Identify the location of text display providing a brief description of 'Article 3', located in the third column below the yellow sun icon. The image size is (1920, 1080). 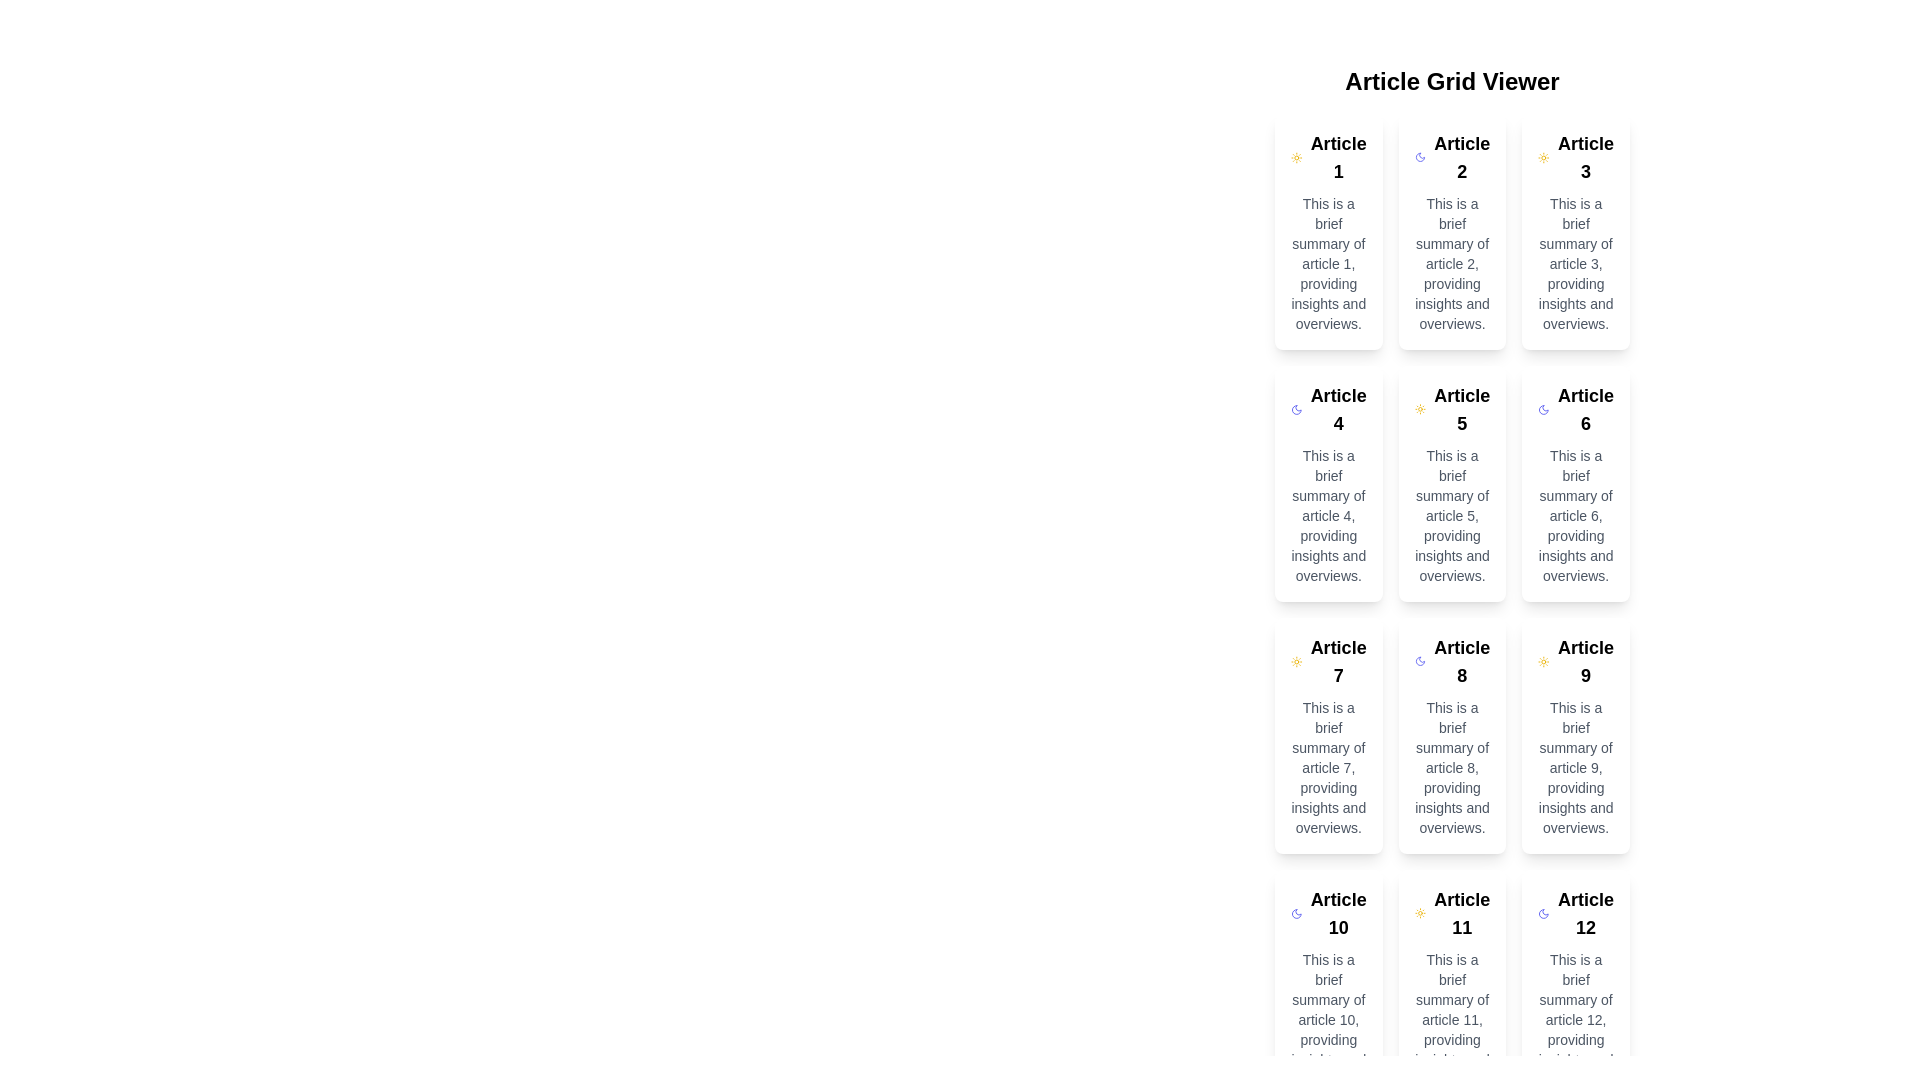
(1575, 262).